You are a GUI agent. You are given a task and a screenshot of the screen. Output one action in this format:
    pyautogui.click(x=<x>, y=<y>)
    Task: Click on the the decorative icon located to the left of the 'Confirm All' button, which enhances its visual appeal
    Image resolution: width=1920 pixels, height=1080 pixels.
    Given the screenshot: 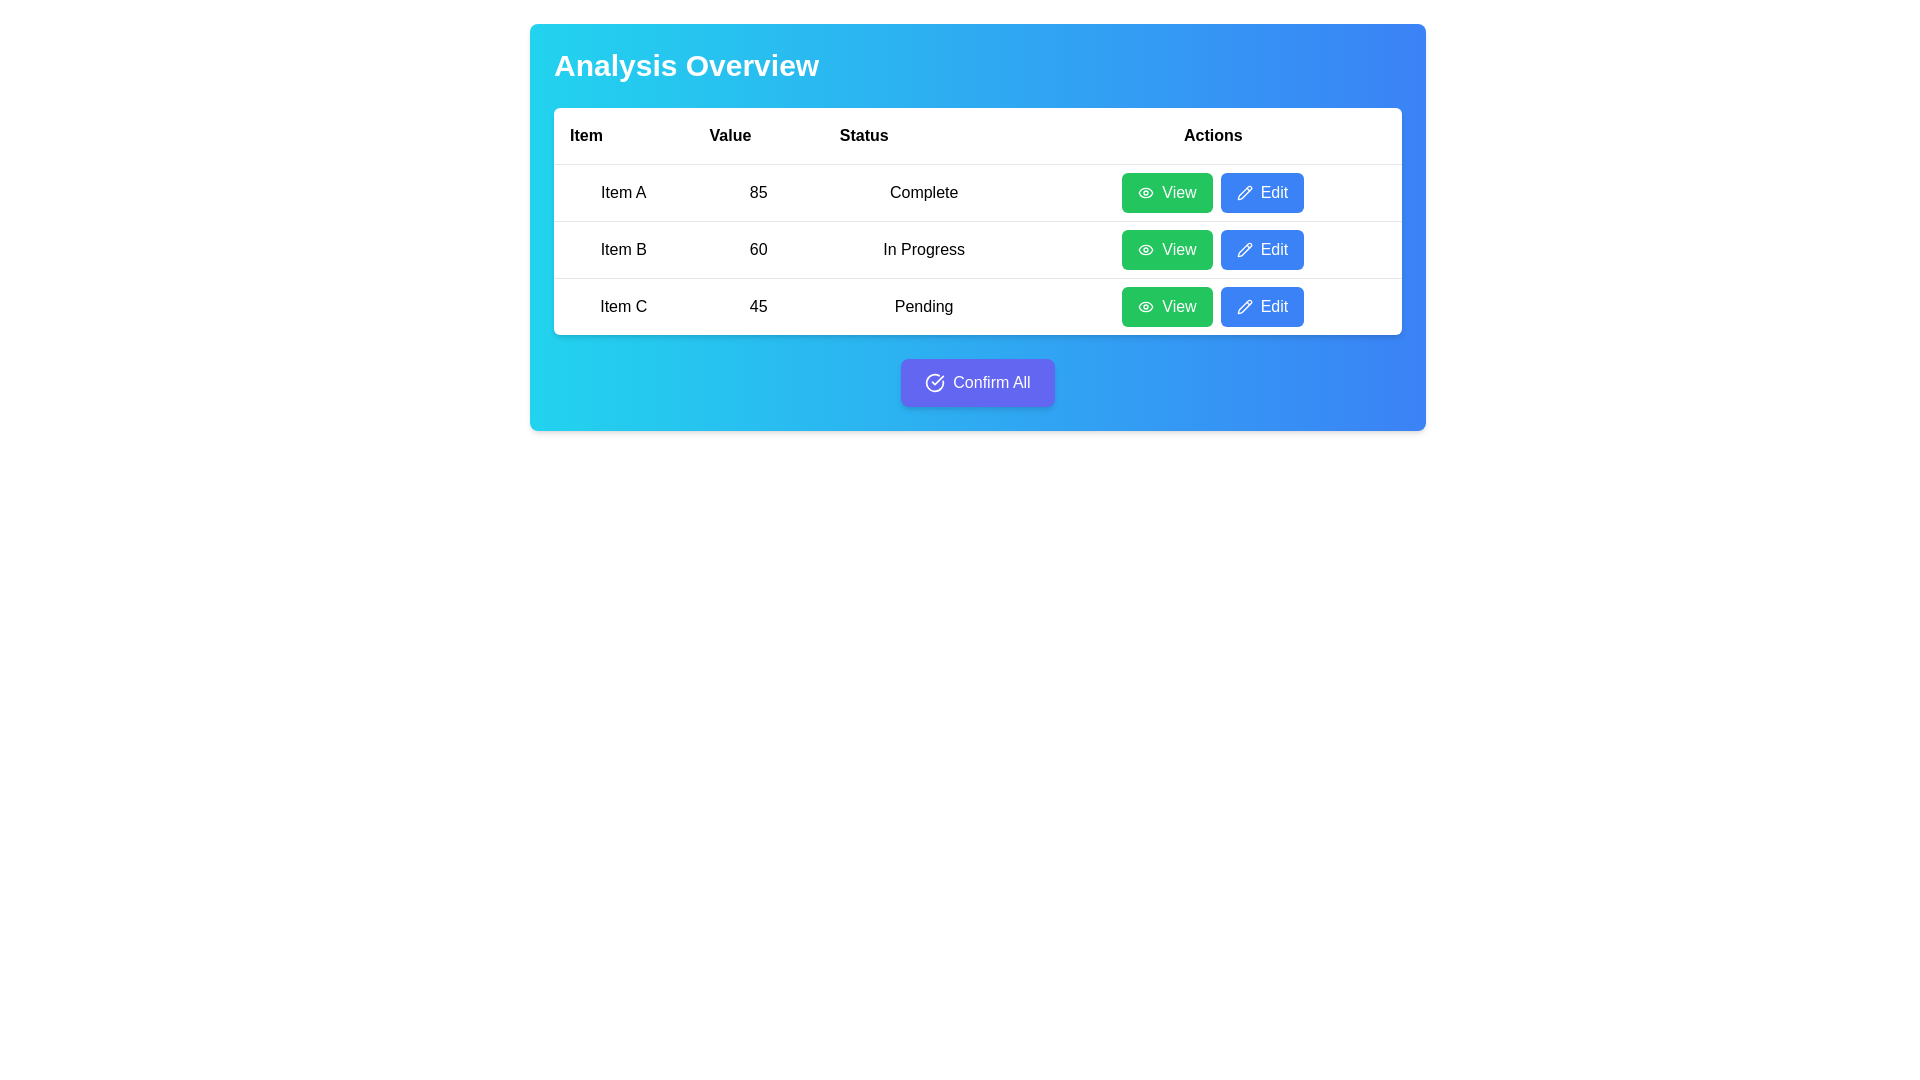 What is the action you would take?
    pyautogui.click(x=934, y=382)
    